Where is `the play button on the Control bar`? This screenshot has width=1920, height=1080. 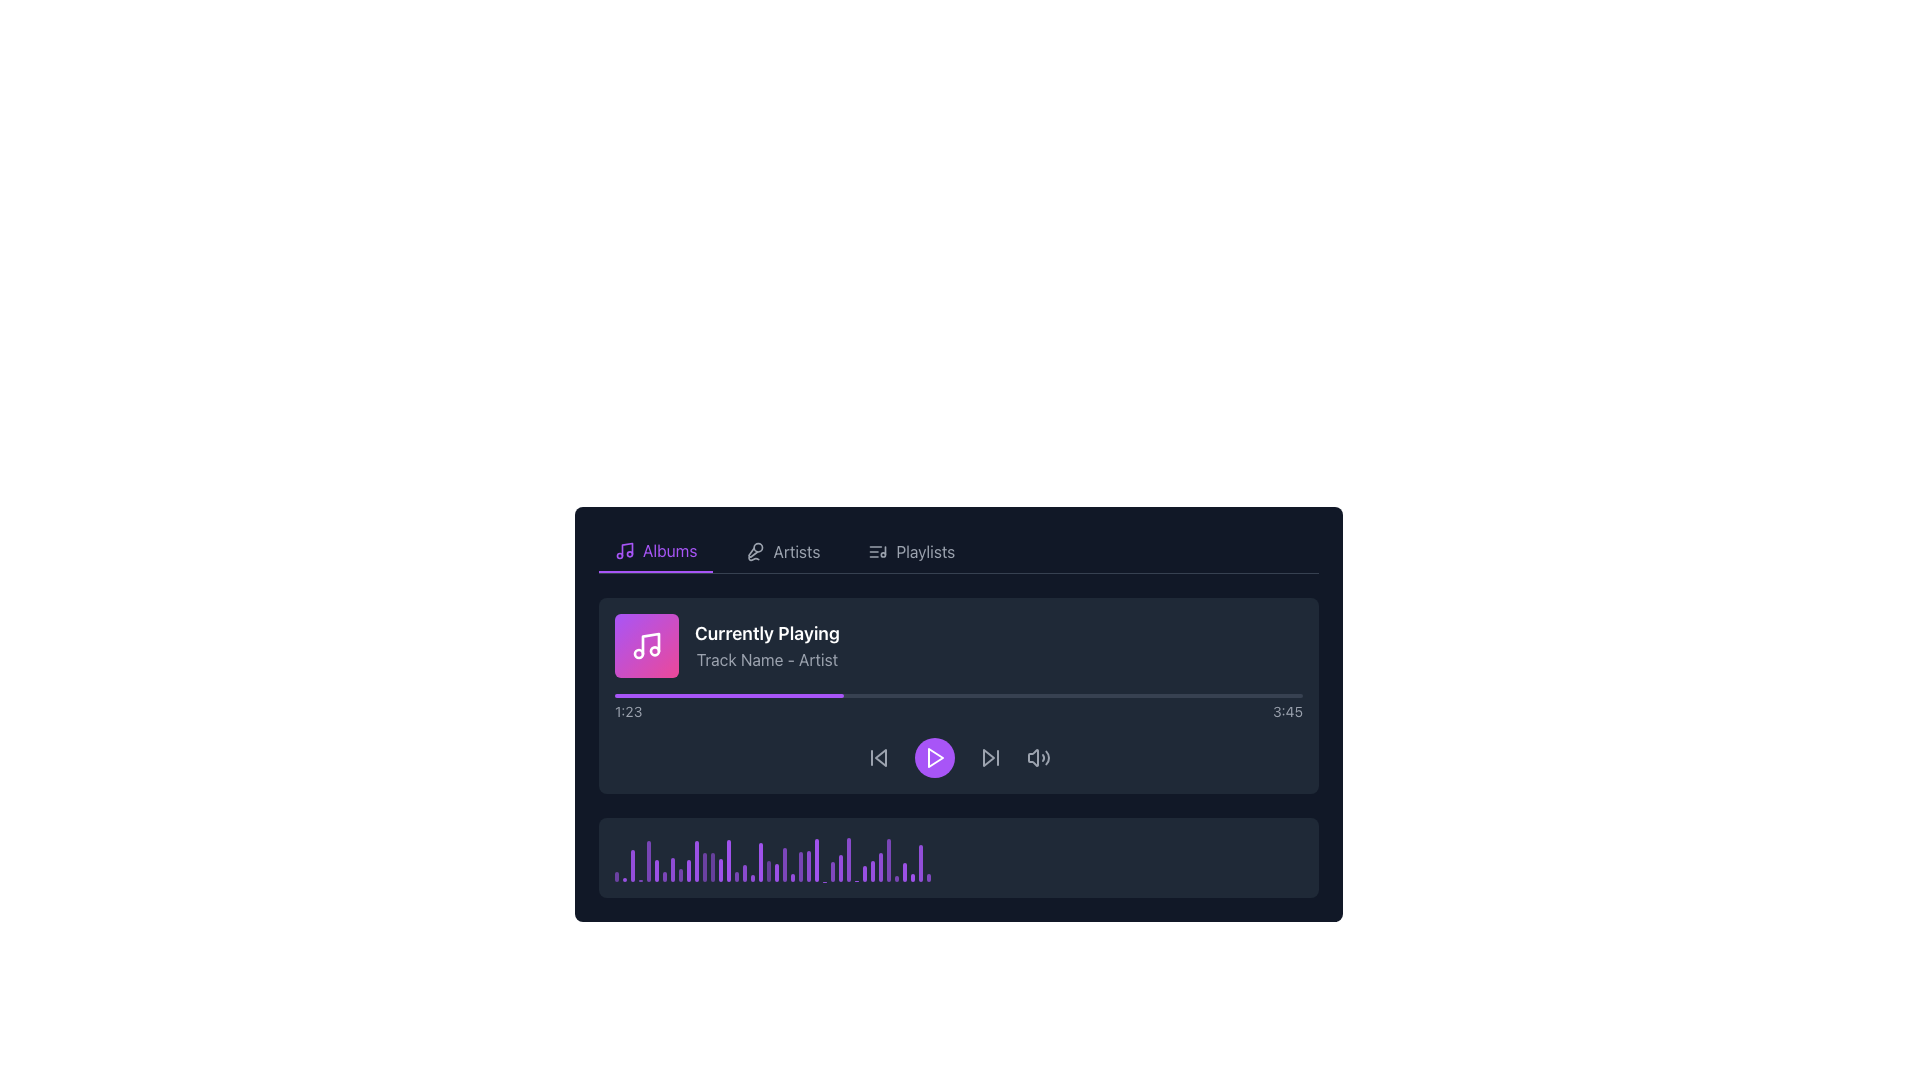
the play button on the Control bar is located at coordinates (958, 758).